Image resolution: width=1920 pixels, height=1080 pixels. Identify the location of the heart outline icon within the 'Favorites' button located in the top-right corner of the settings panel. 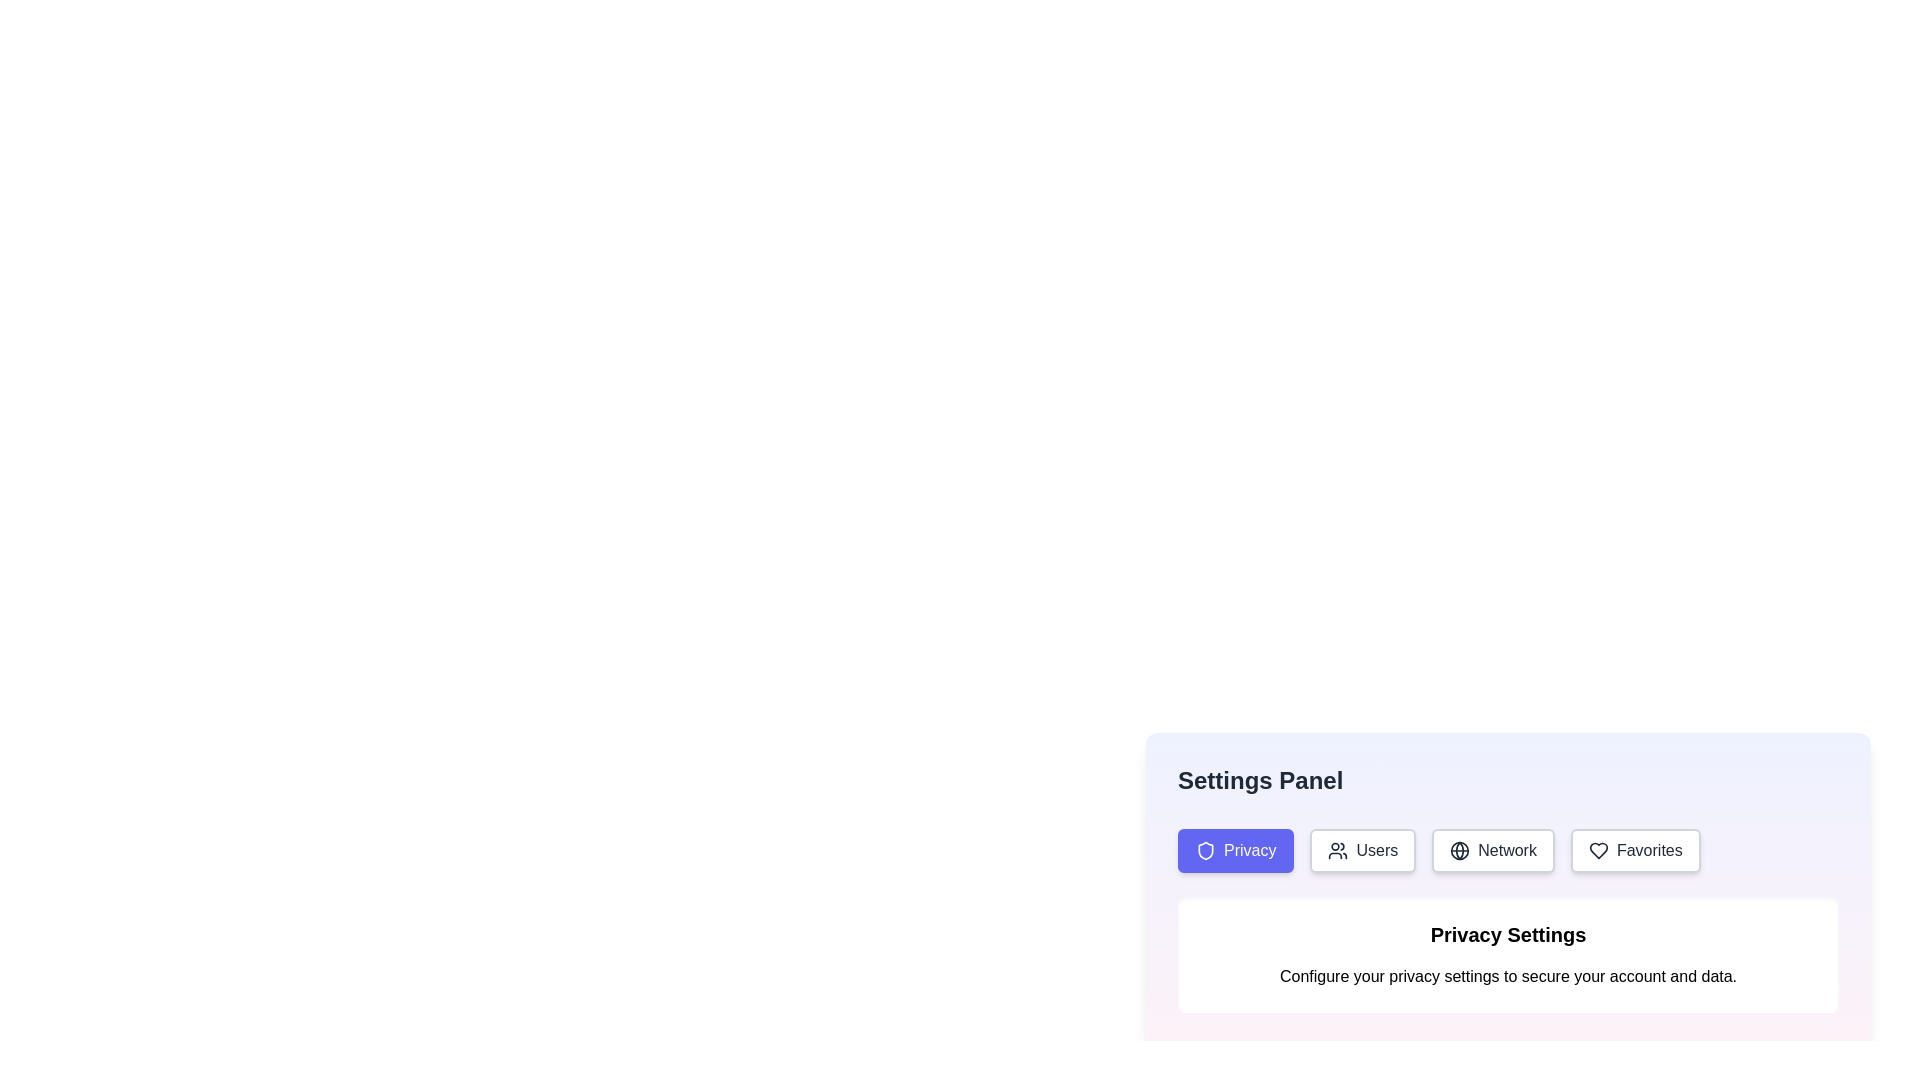
(1597, 851).